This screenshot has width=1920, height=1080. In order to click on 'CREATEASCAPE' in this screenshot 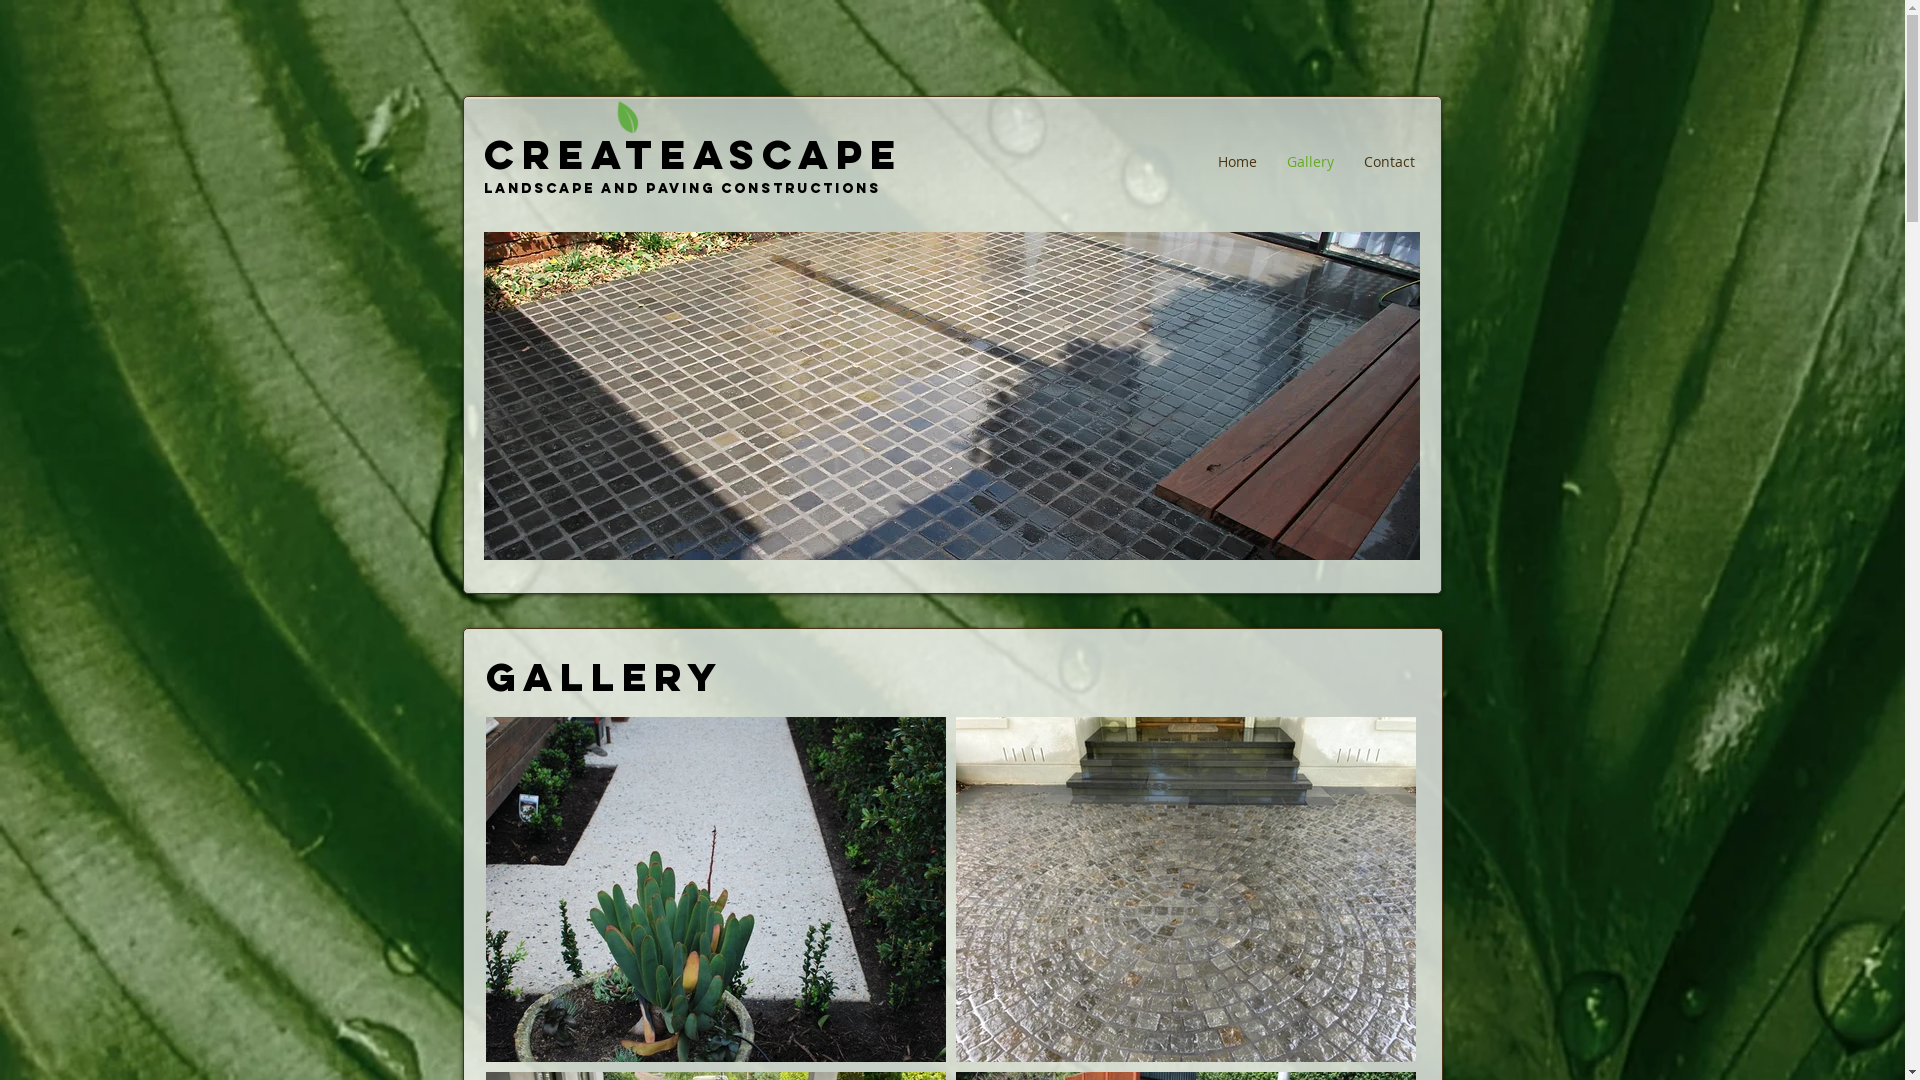, I will do `click(484, 153)`.